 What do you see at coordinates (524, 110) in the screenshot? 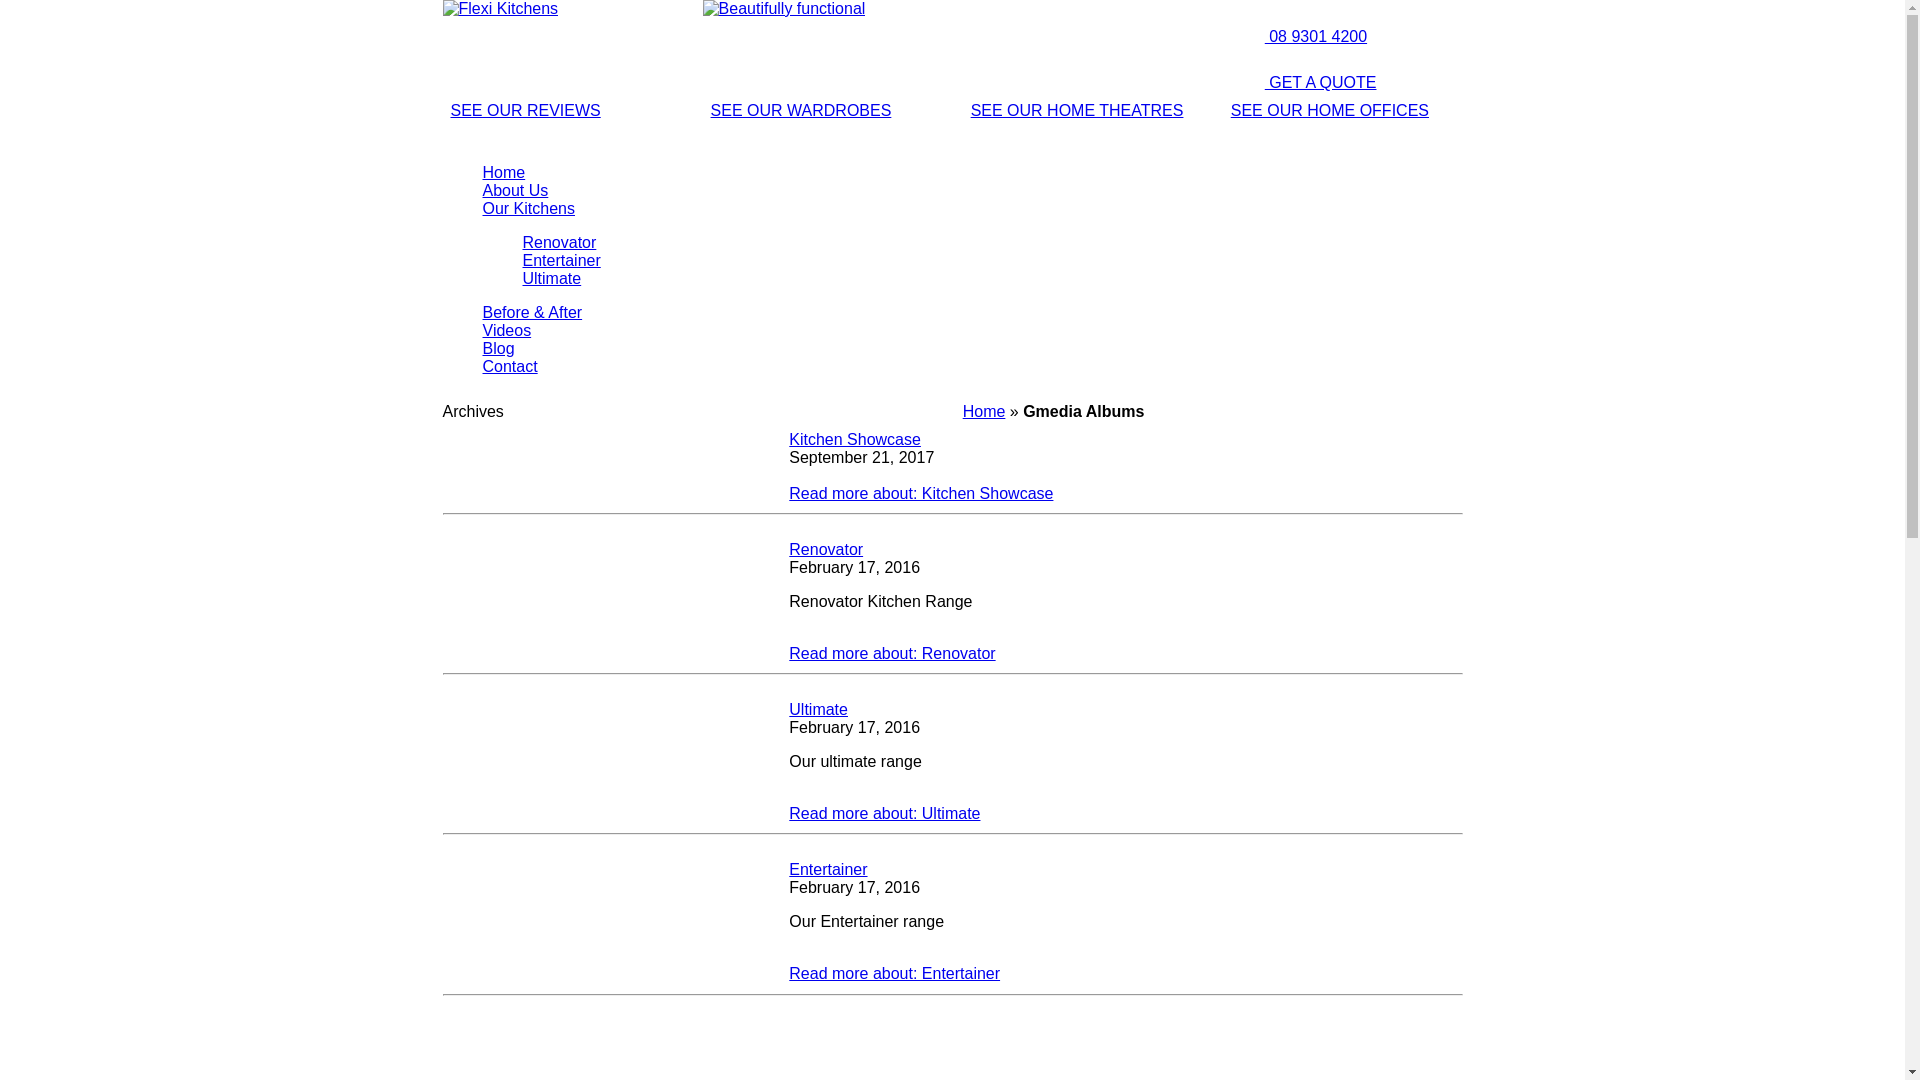
I see `'SEE OUR REVIEWS'` at bounding box center [524, 110].